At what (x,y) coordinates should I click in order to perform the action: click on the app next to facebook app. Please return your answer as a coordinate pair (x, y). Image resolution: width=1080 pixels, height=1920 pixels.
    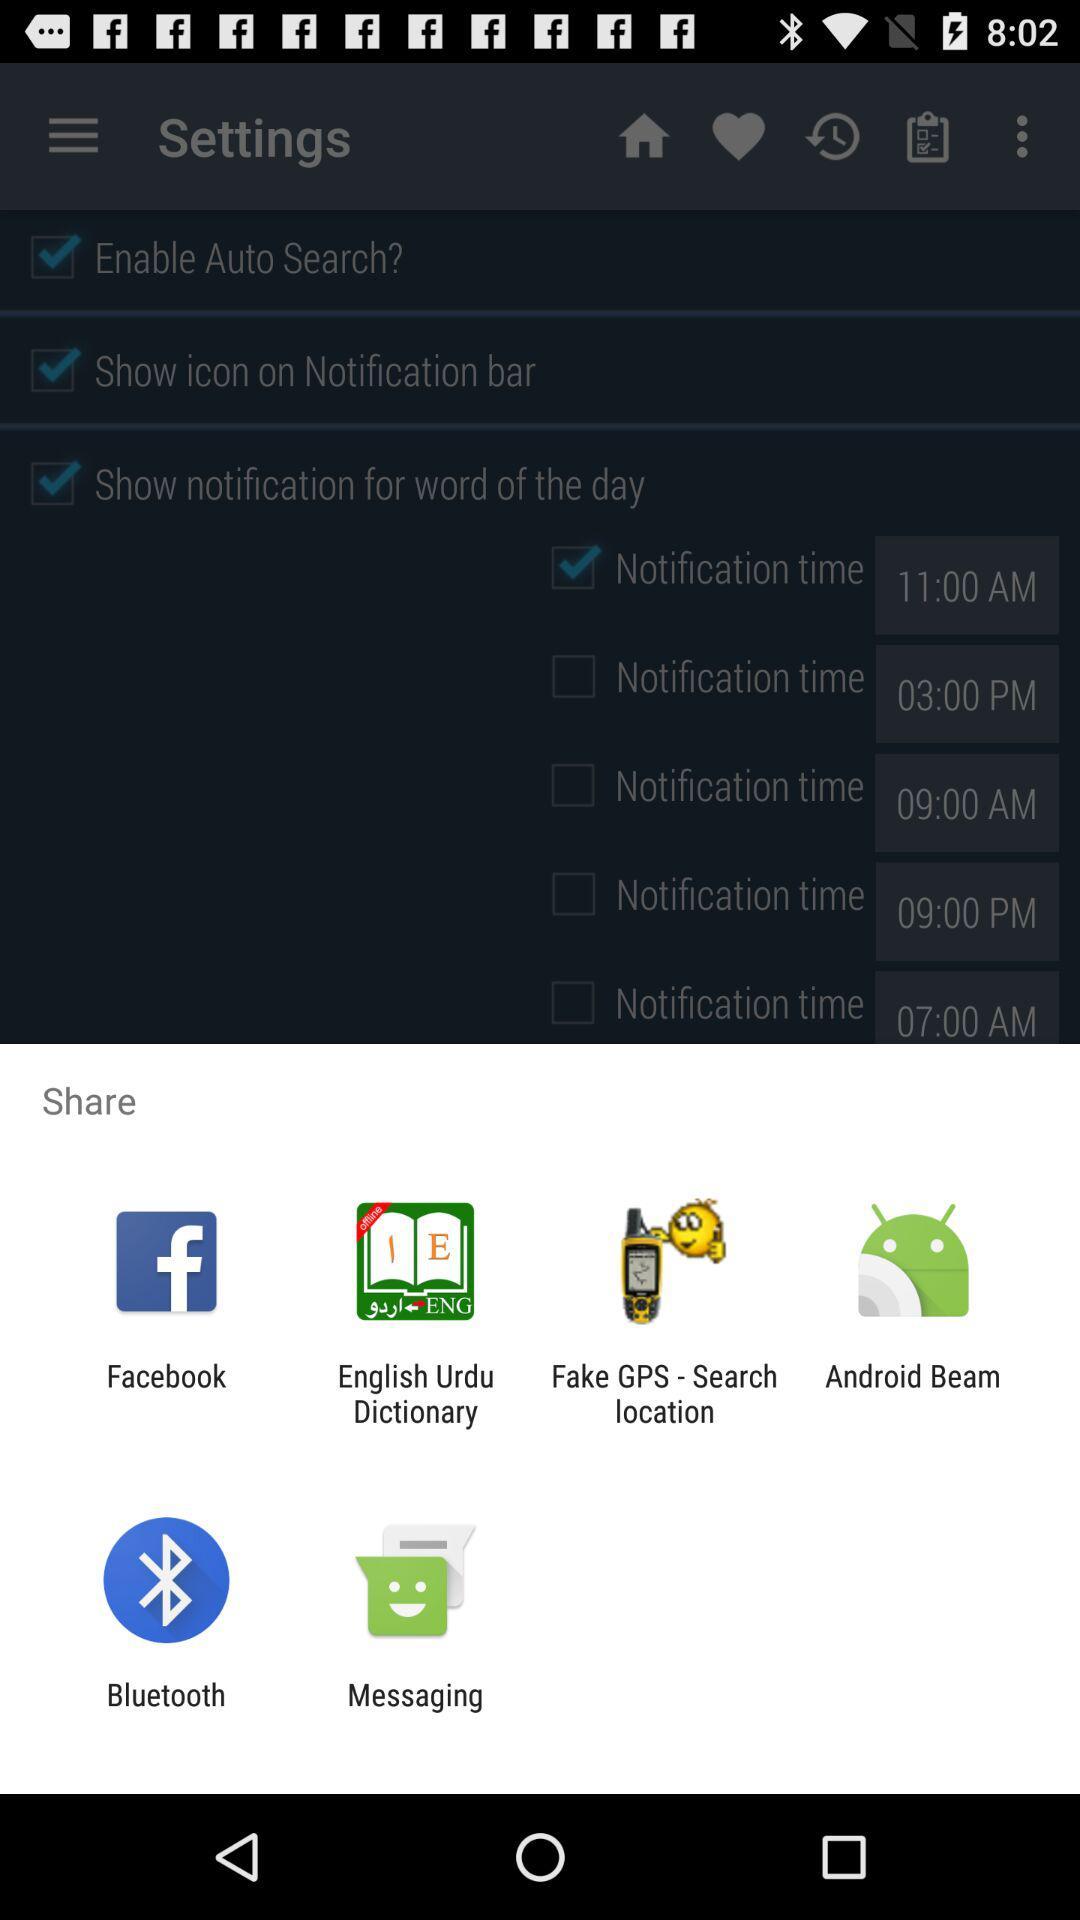
    Looking at the image, I should click on (414, 1392).